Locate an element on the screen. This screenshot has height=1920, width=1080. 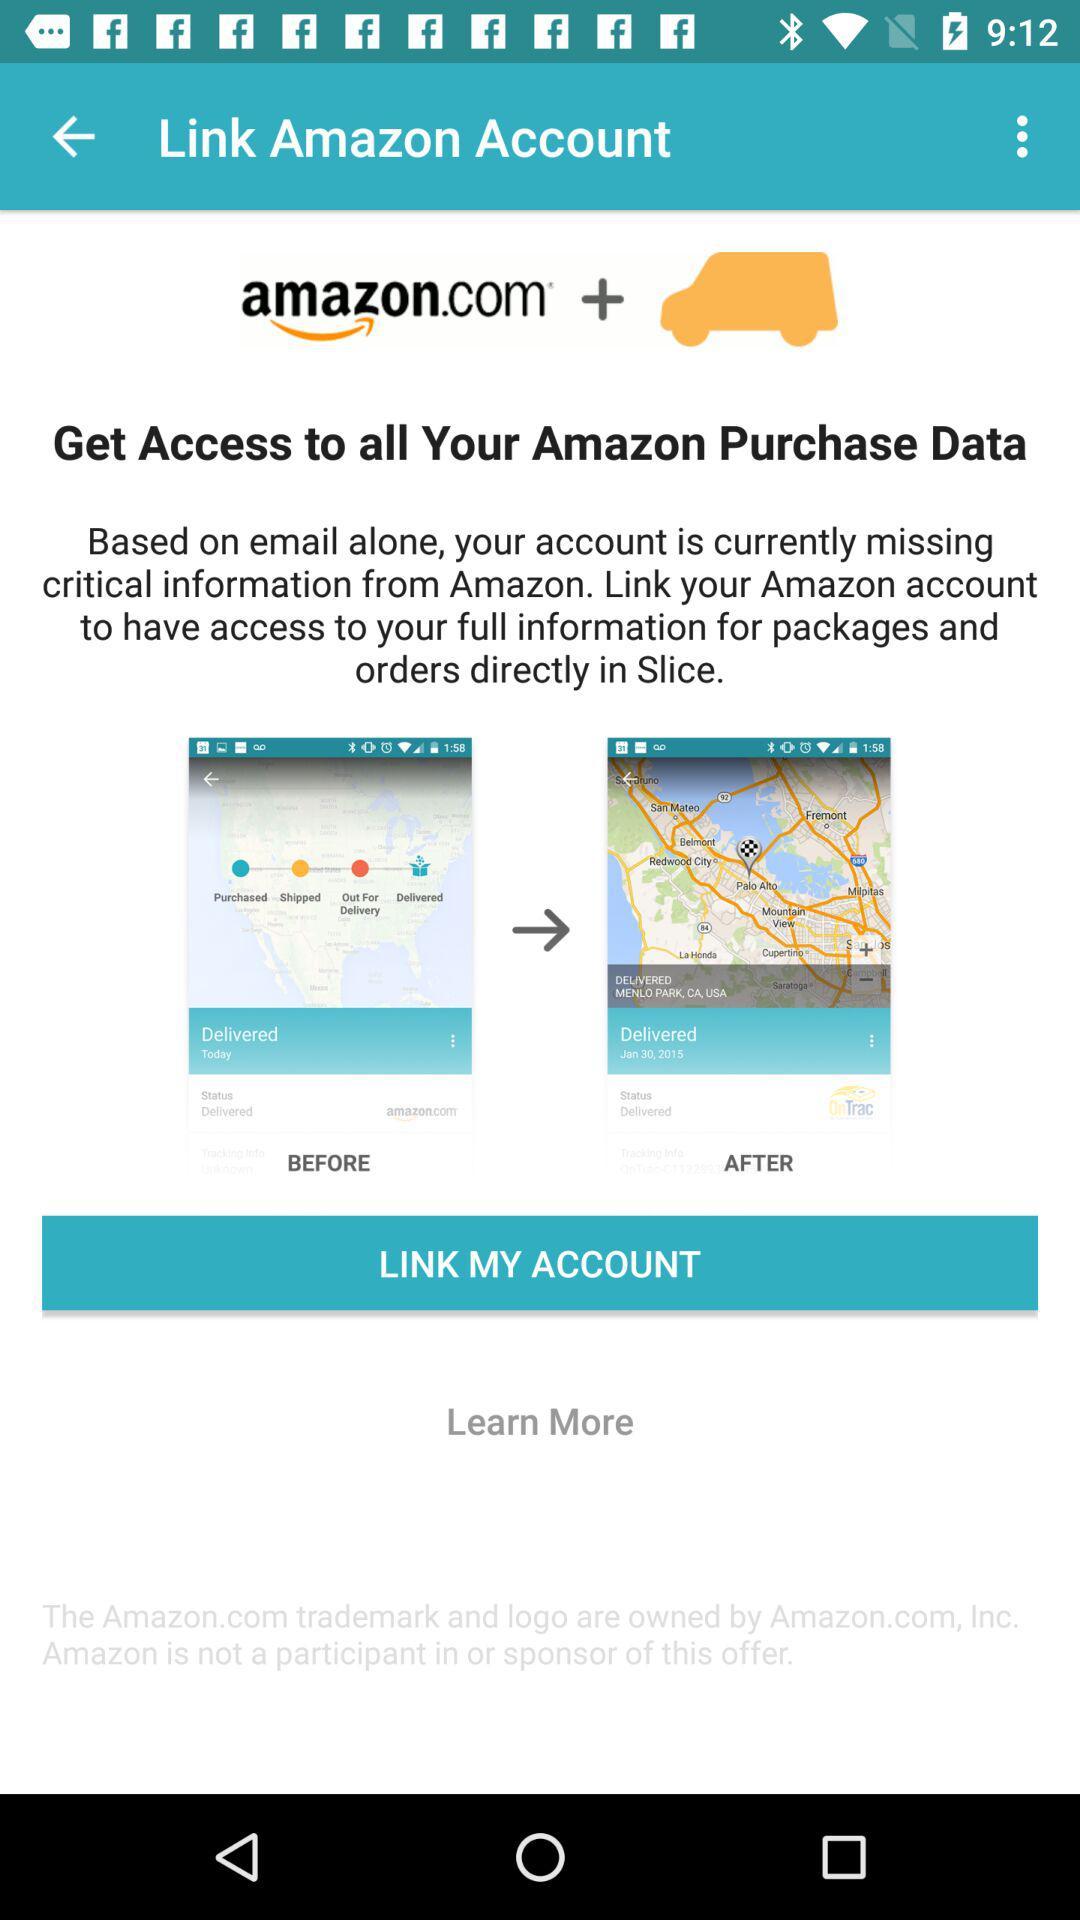
the app to the left of link amazon account app is located at coordinates (72, 135).